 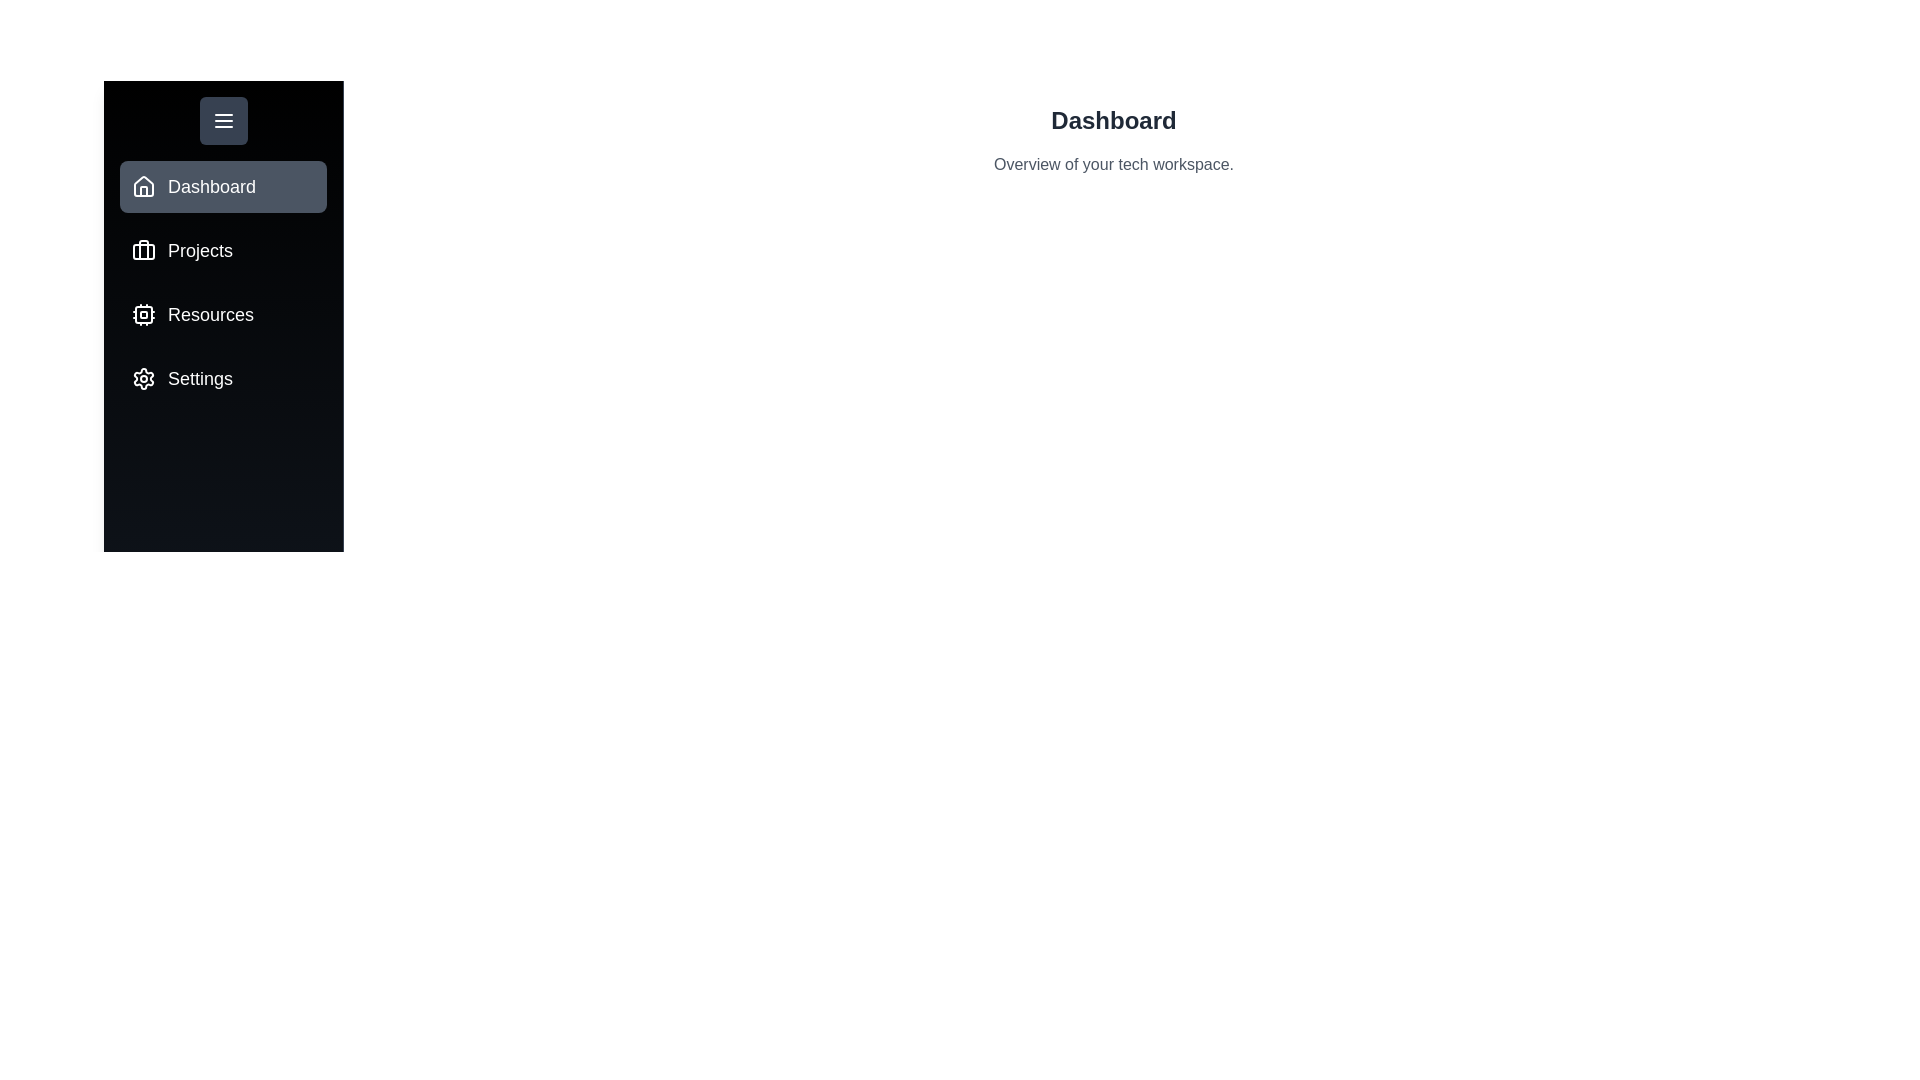 I want to click on the tab Projects from the available options, so click(x=223, y=249).